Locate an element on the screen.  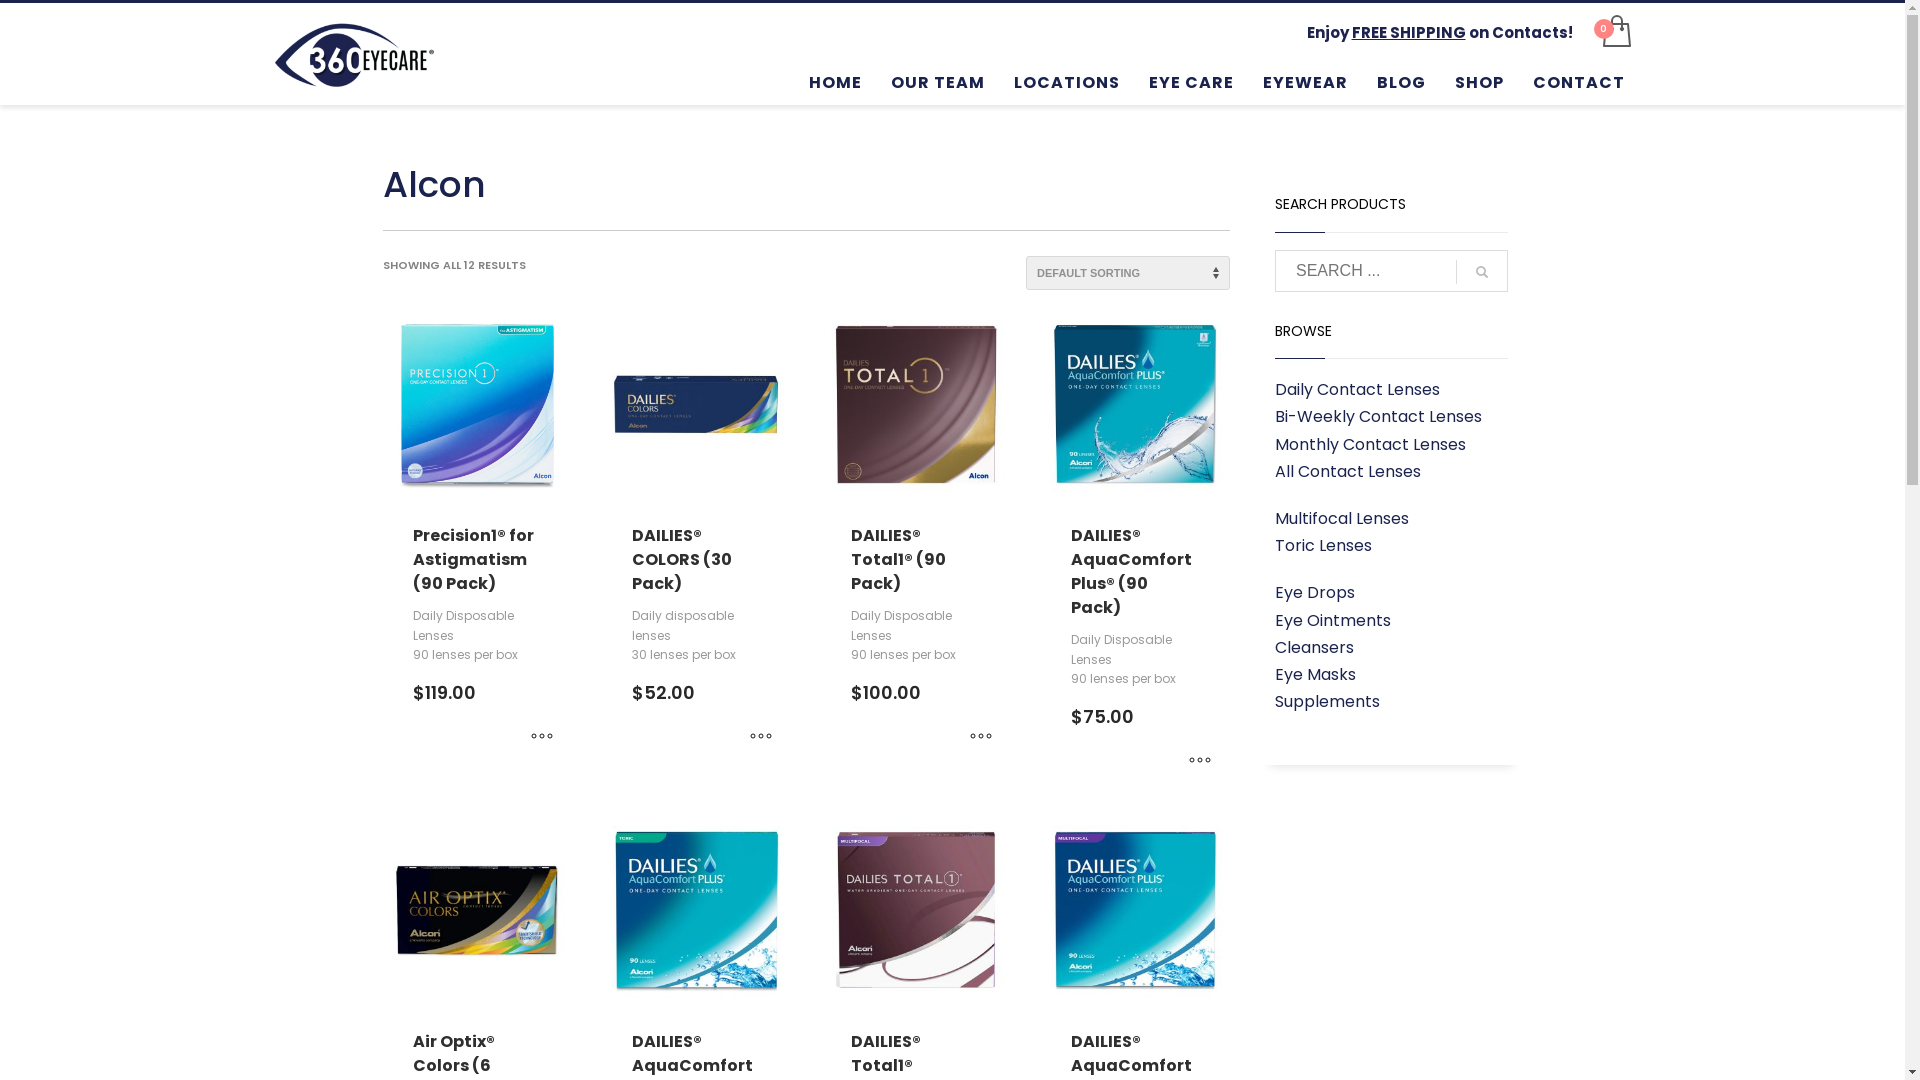
'BLOG' is located at coordinates (1400, 80).